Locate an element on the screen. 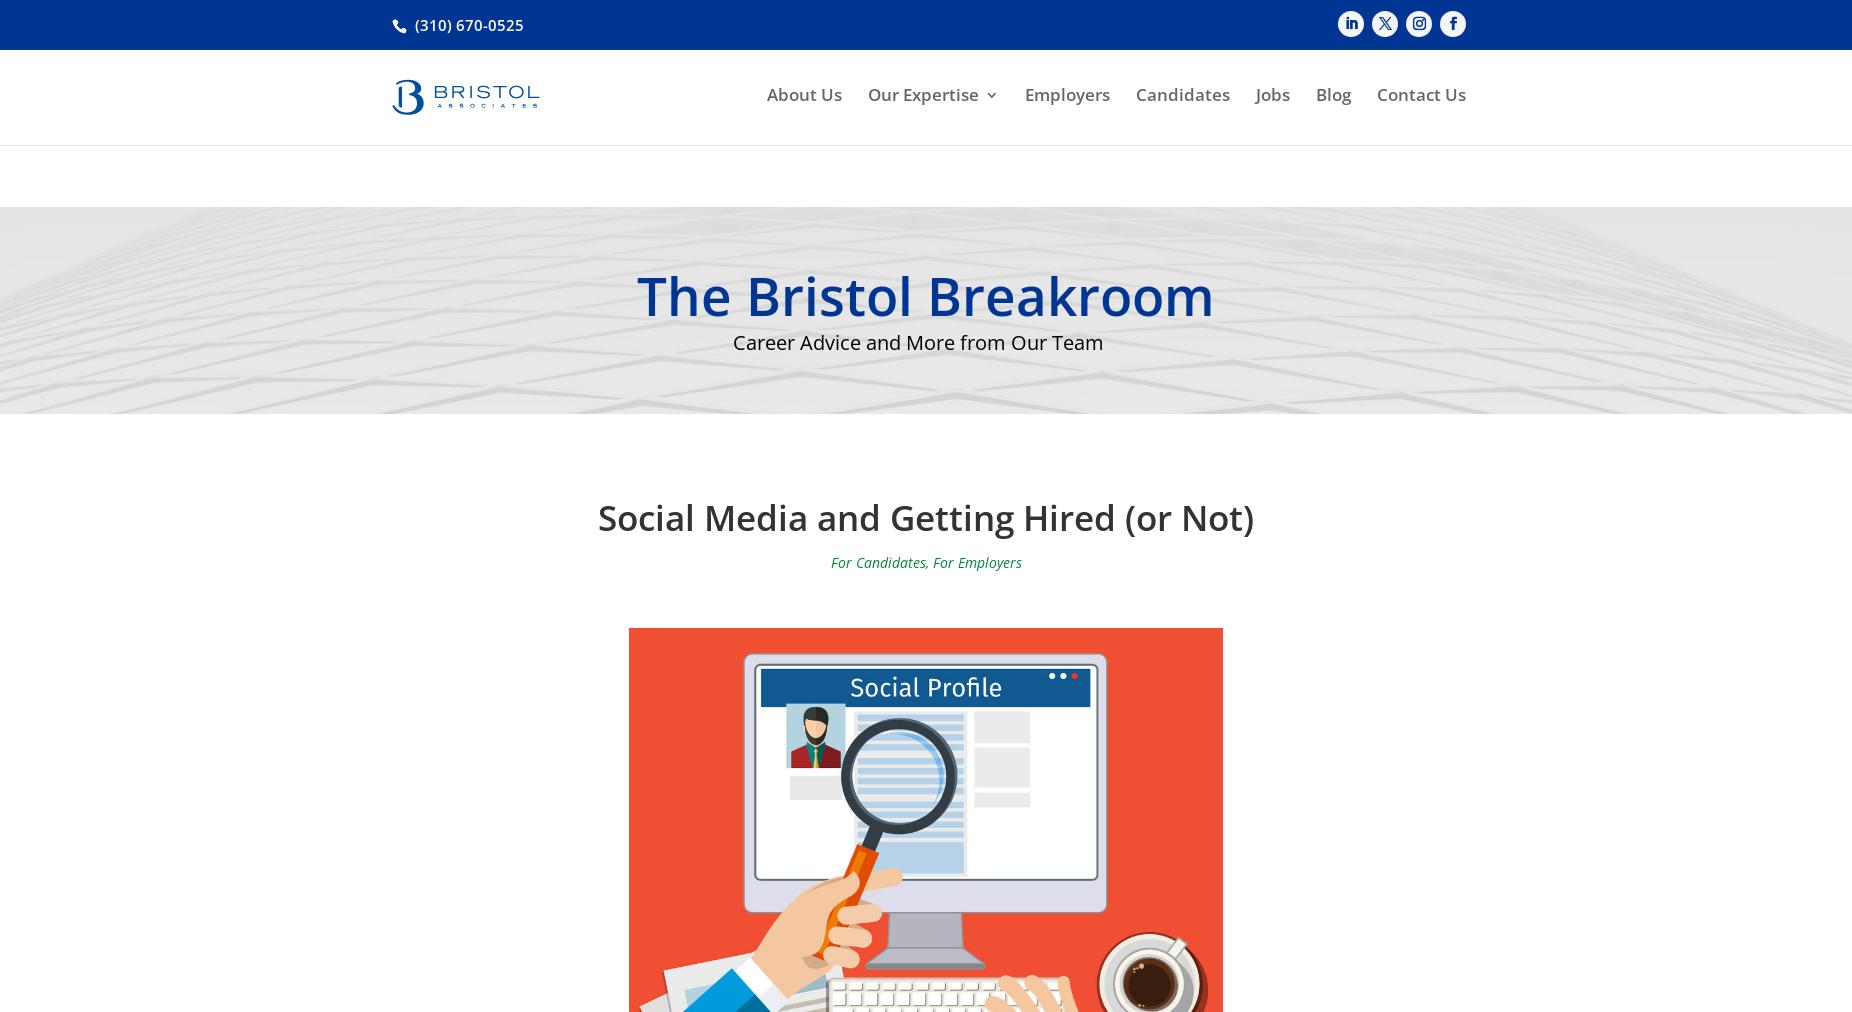 This screenshot has height=1012, width=1852. 'Nonprofit' is located at coordinates (921, 339).